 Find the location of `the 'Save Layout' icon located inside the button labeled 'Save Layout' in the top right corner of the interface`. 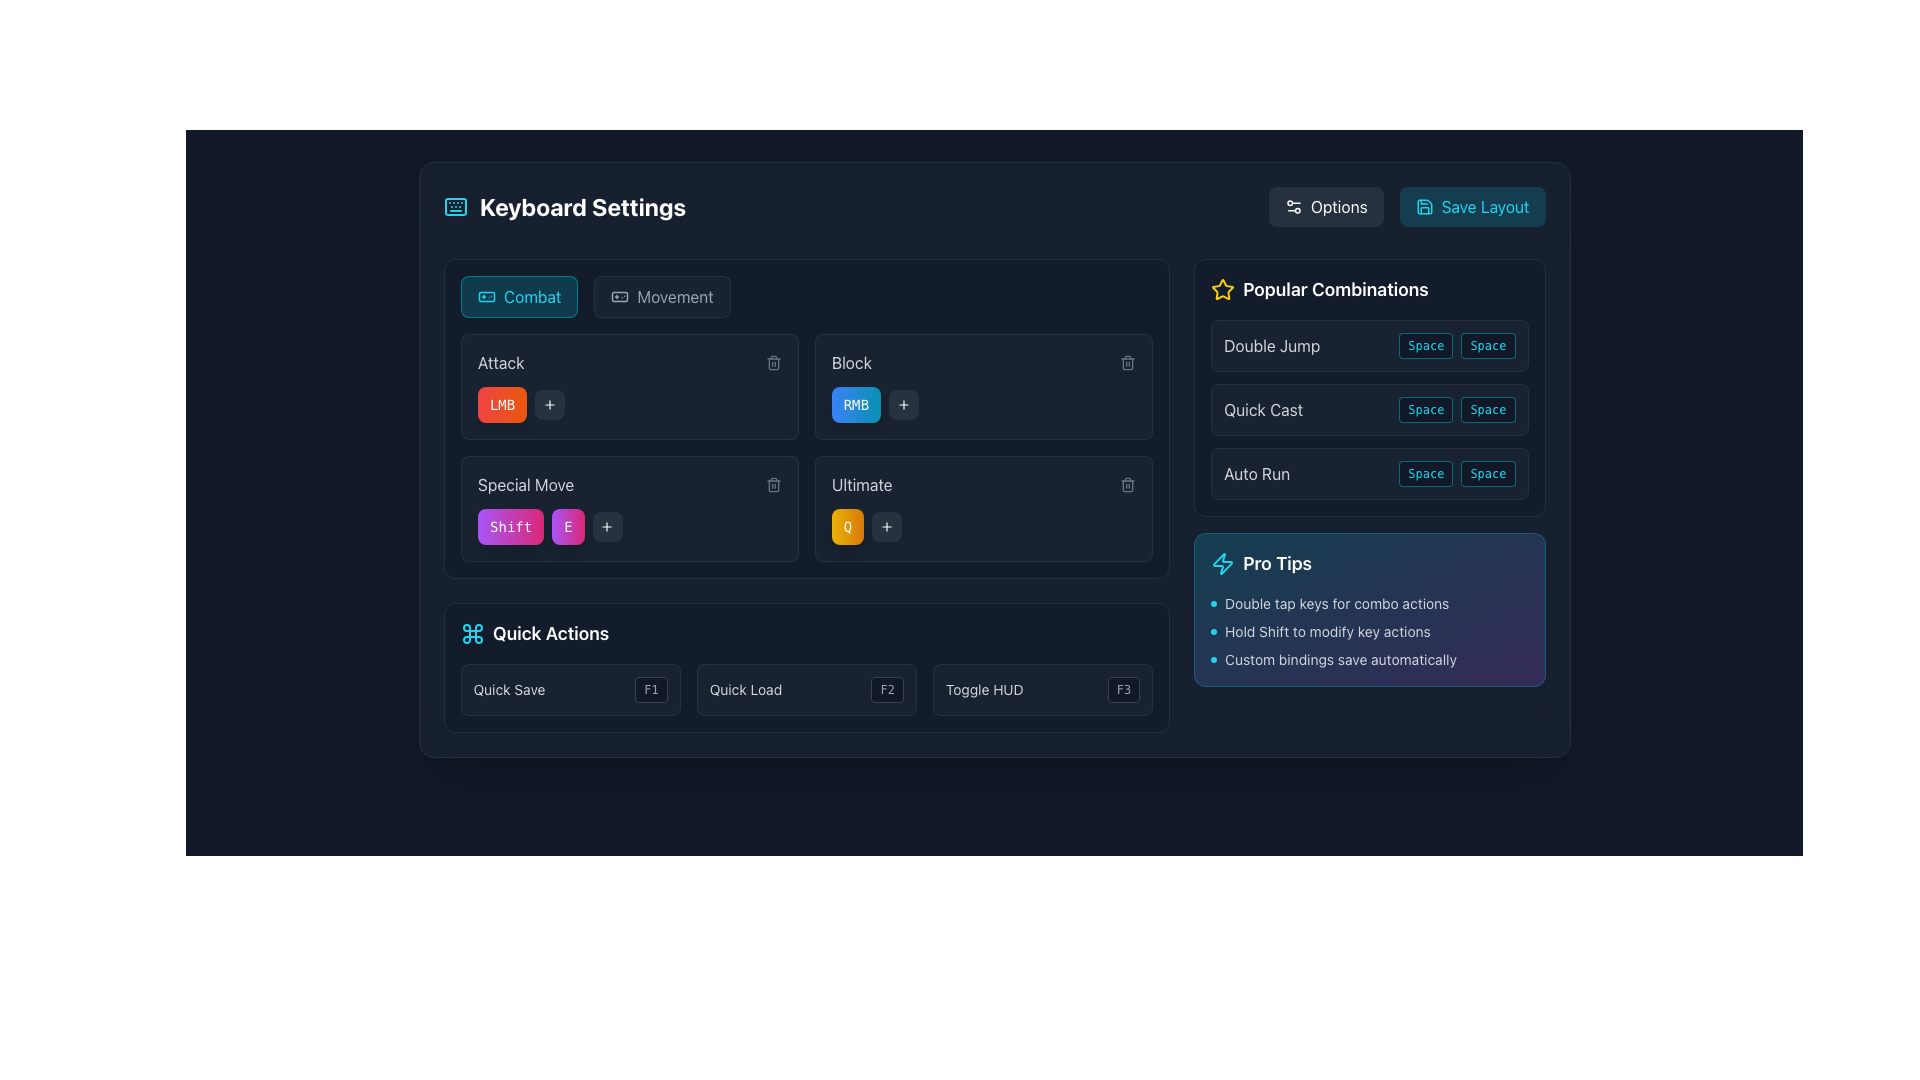

the 'Save Layout' icon located inside the button labeled 'Save Layout' in the top right corner of the interface is located at coordinates (1423, 207).